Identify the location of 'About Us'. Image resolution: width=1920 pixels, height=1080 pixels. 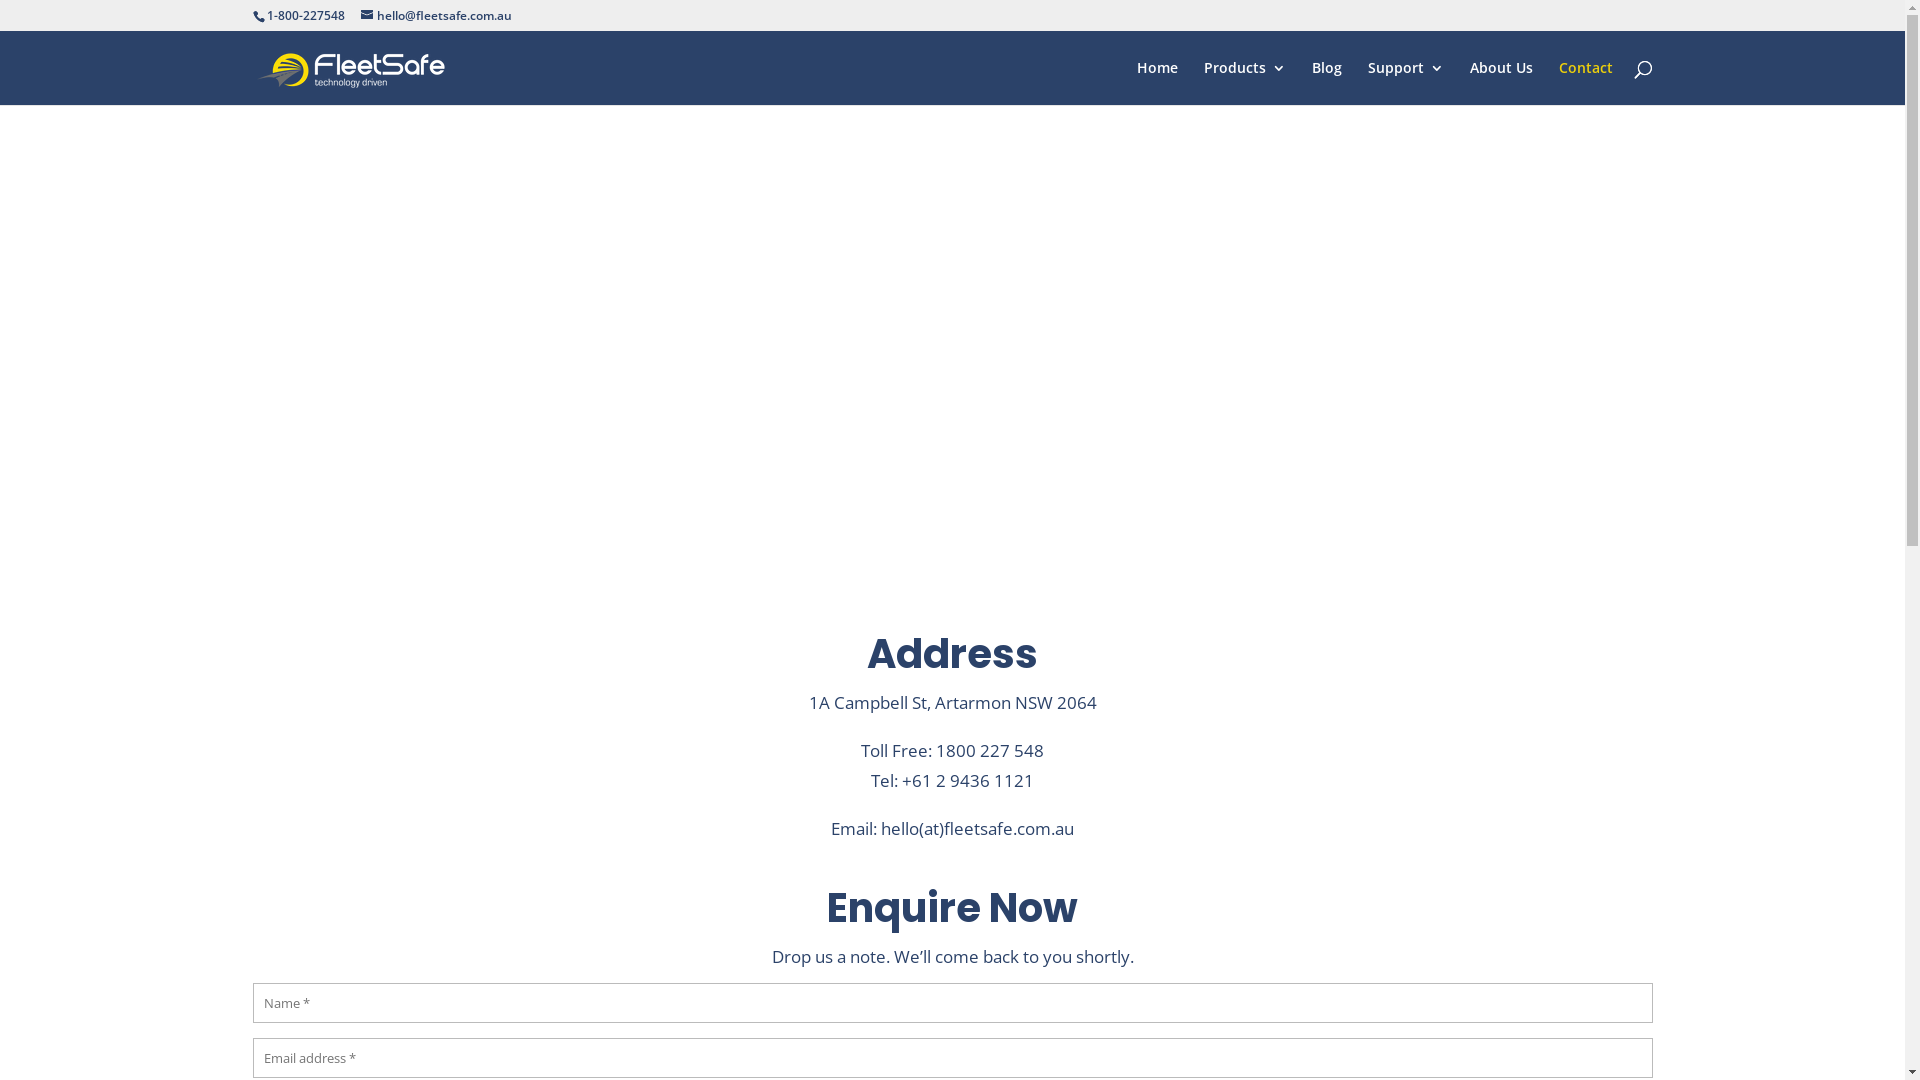
(1501, 82).